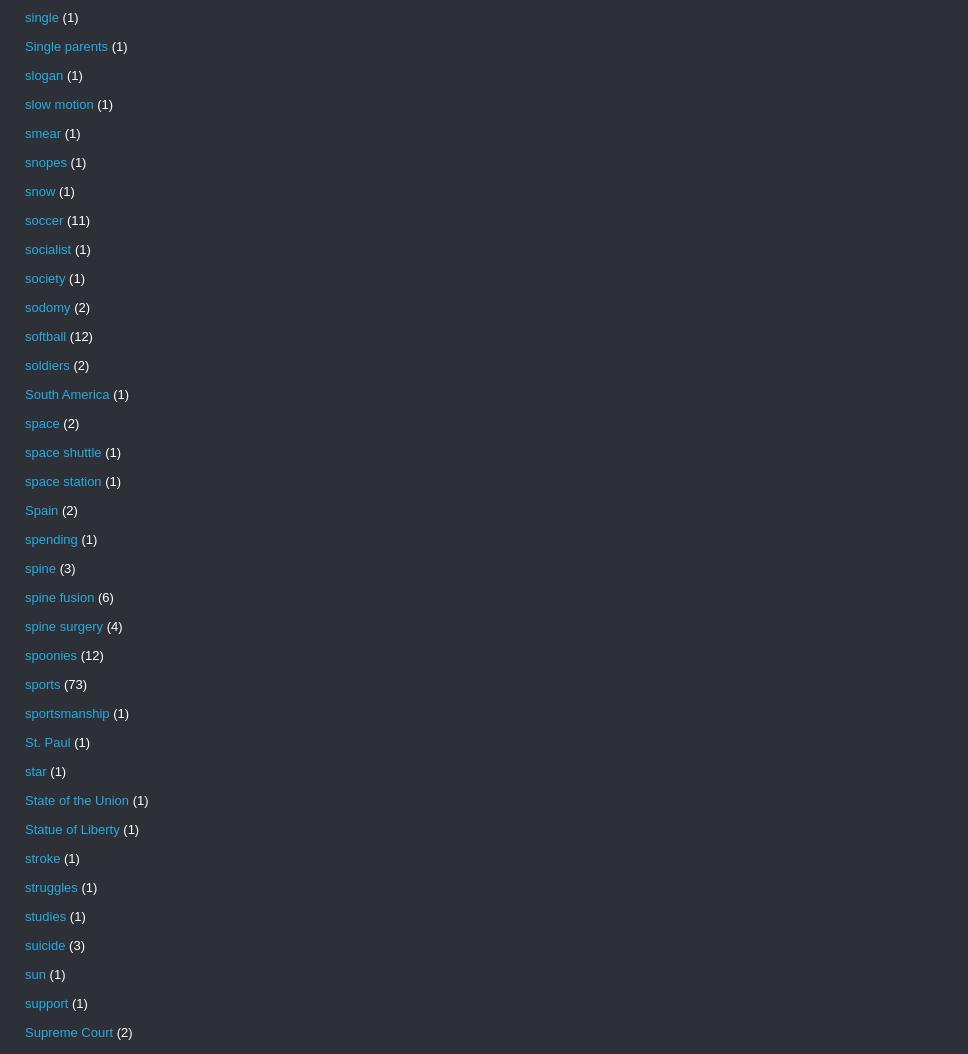 The height and width of the screenshot is (1054, 968). Describe the element at coordinates (41, 423) in the screenshot. I see `'space'` at that location.